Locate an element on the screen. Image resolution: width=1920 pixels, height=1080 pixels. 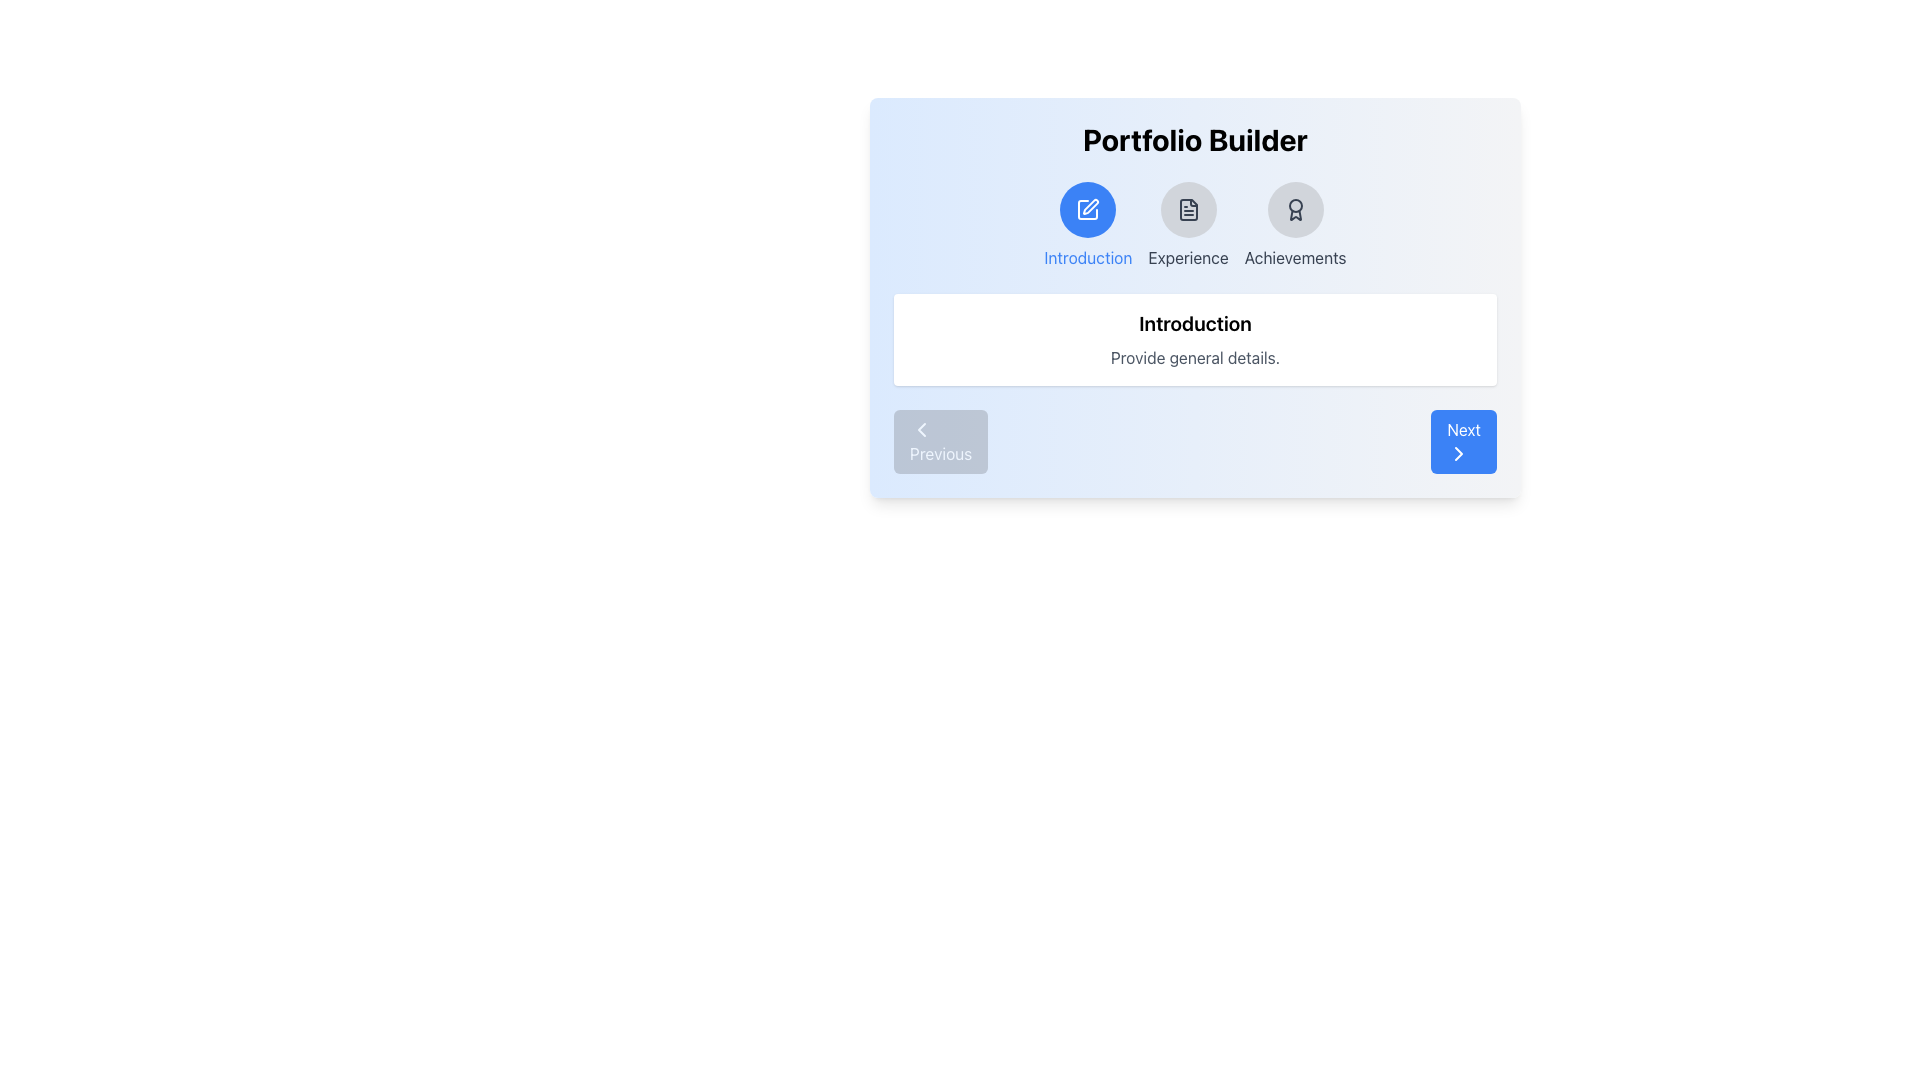
the circular blue icon with a white pen symbol located above the text 'Introduction' to focus on the Introduction section is located at coordinates (1087, 225).